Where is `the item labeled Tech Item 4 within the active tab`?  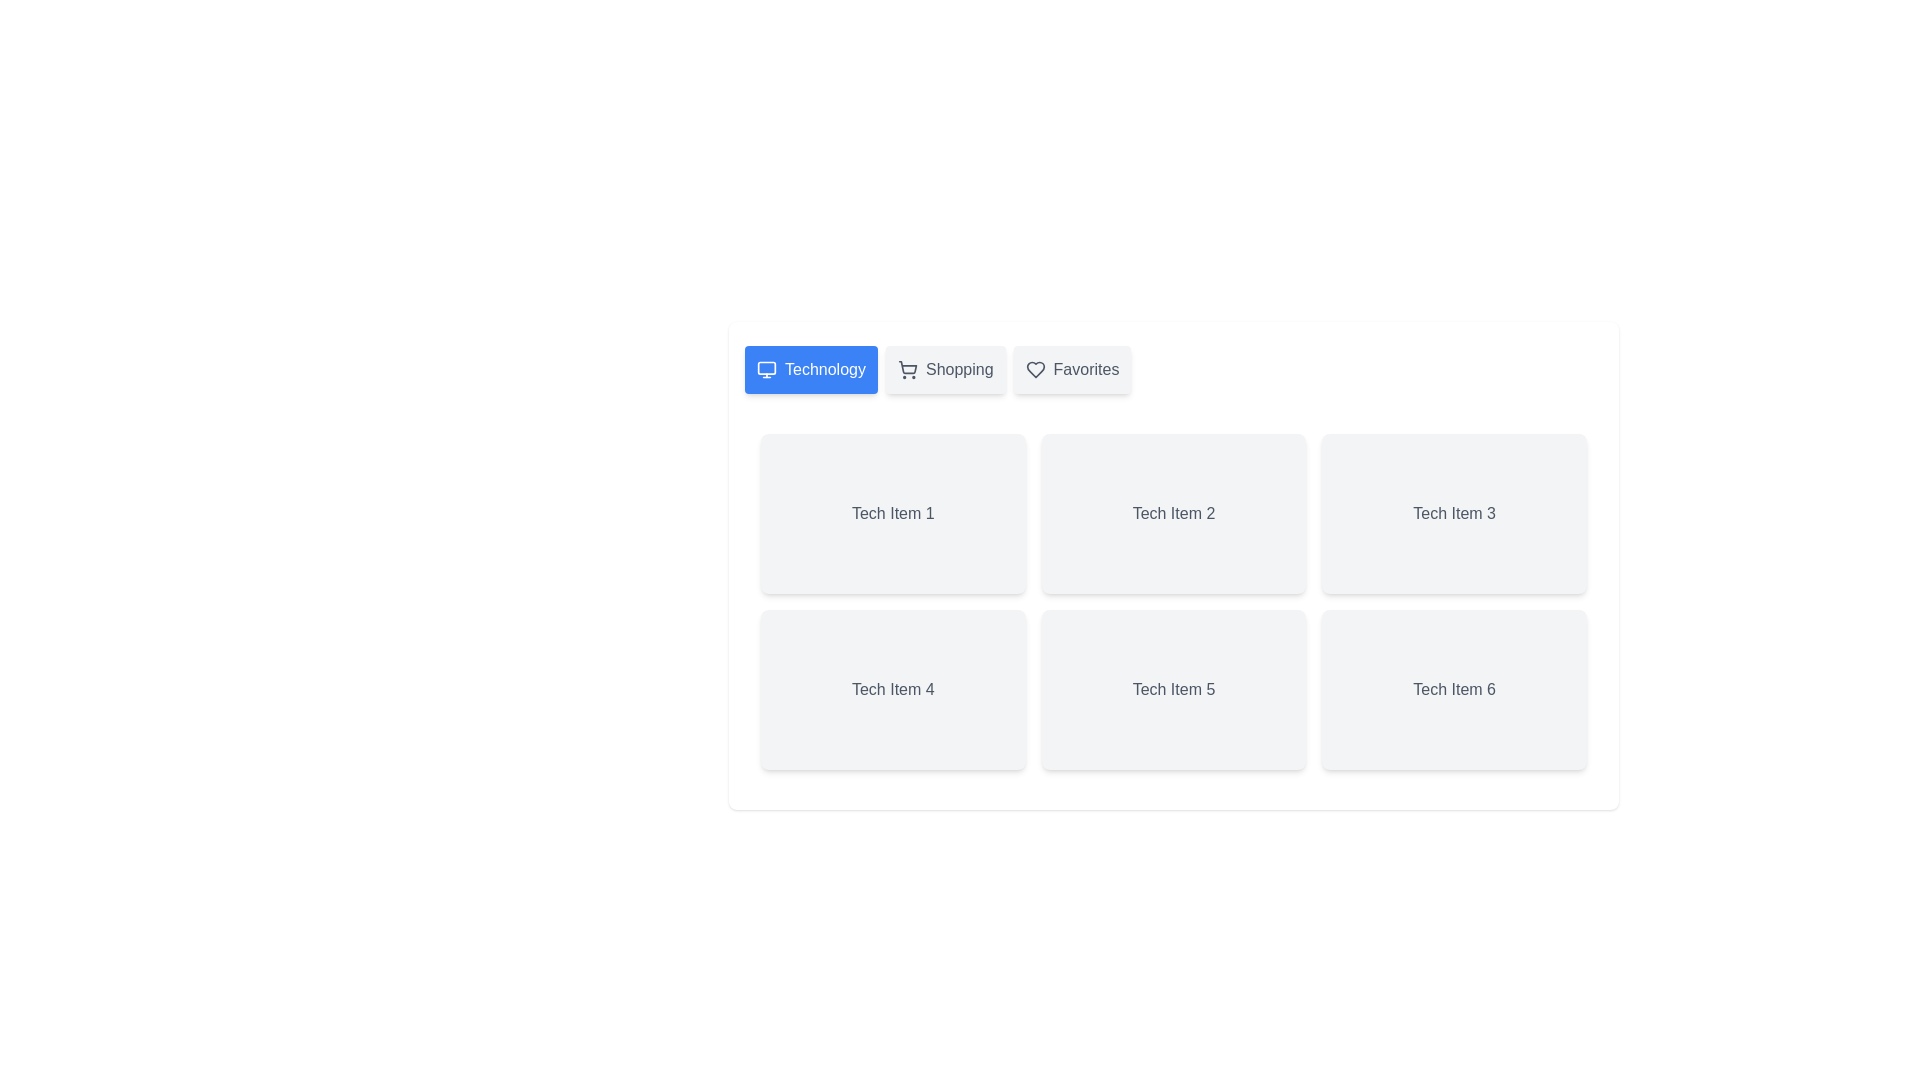
the item labeled Tech Item 4 within the active tab is located at coordinates (891, 689).